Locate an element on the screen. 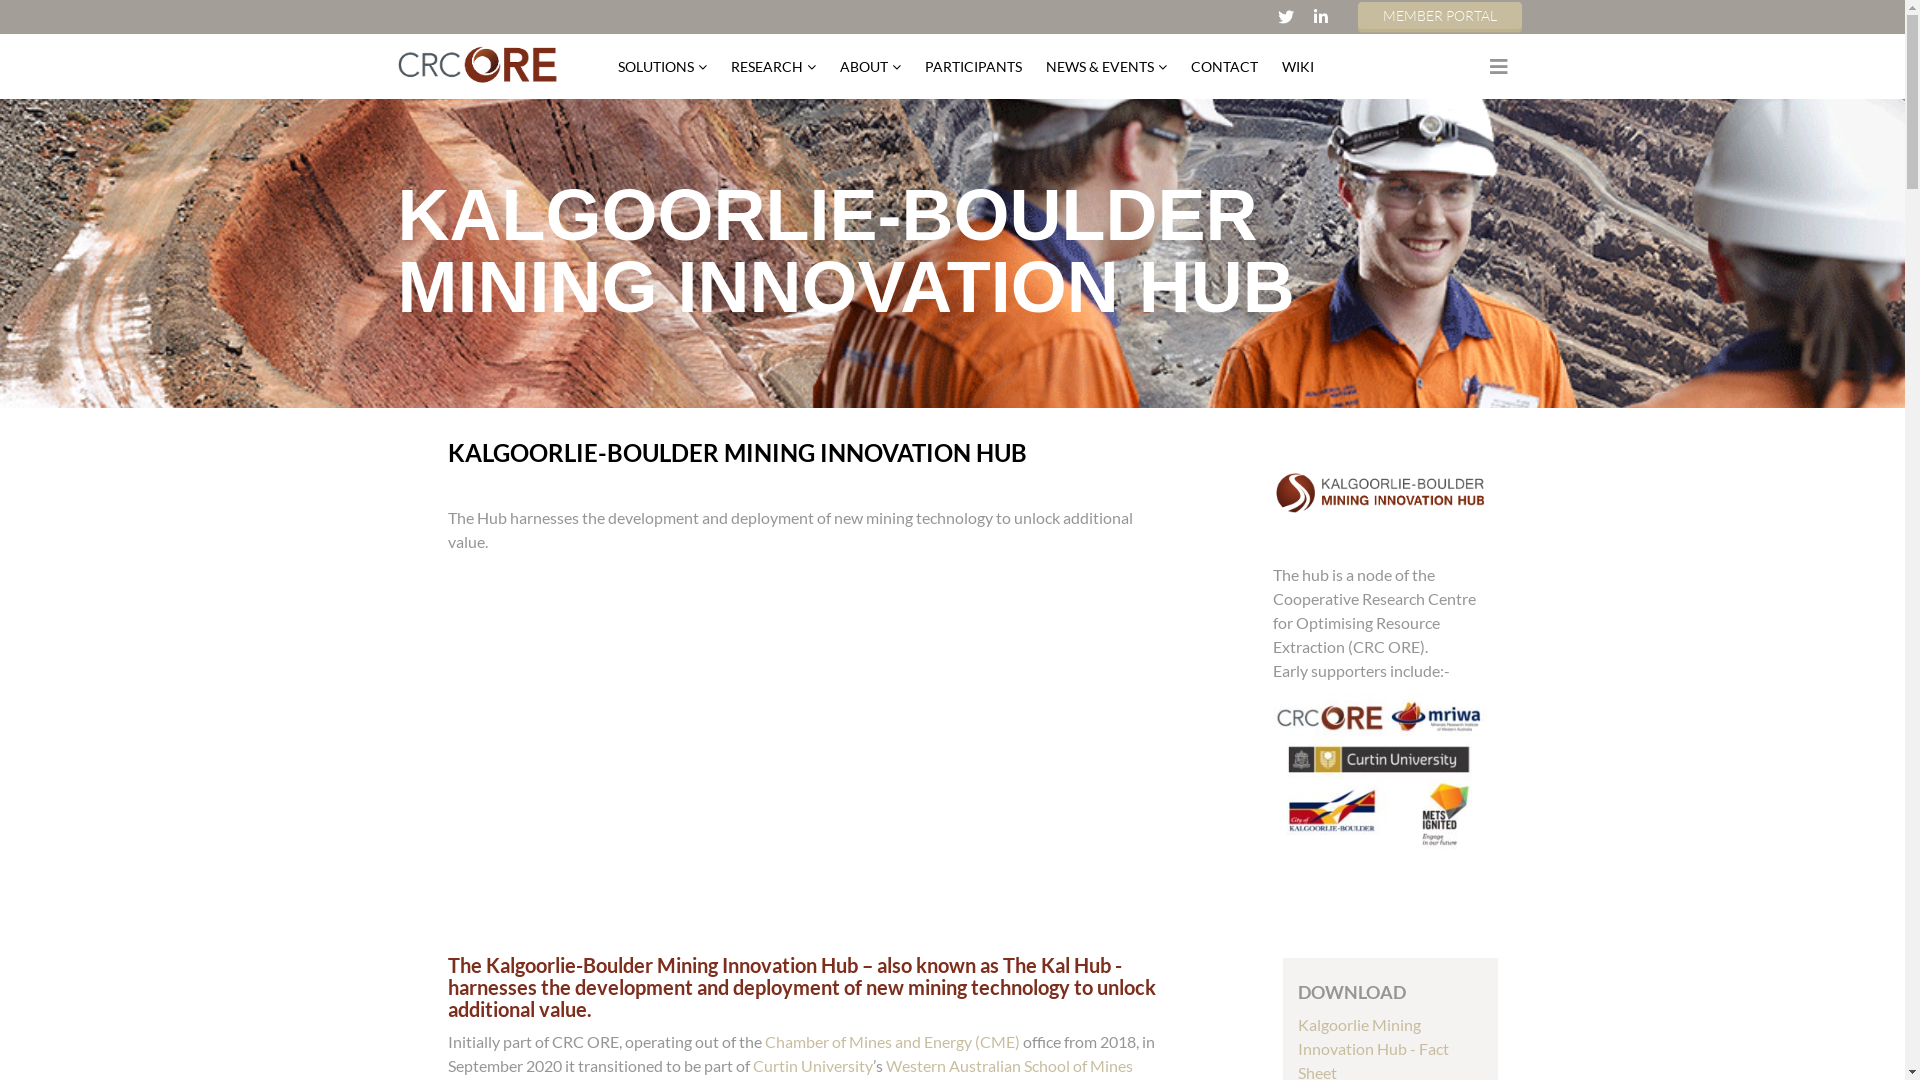  'YouTube video player' is located at coordinates (770, 752).